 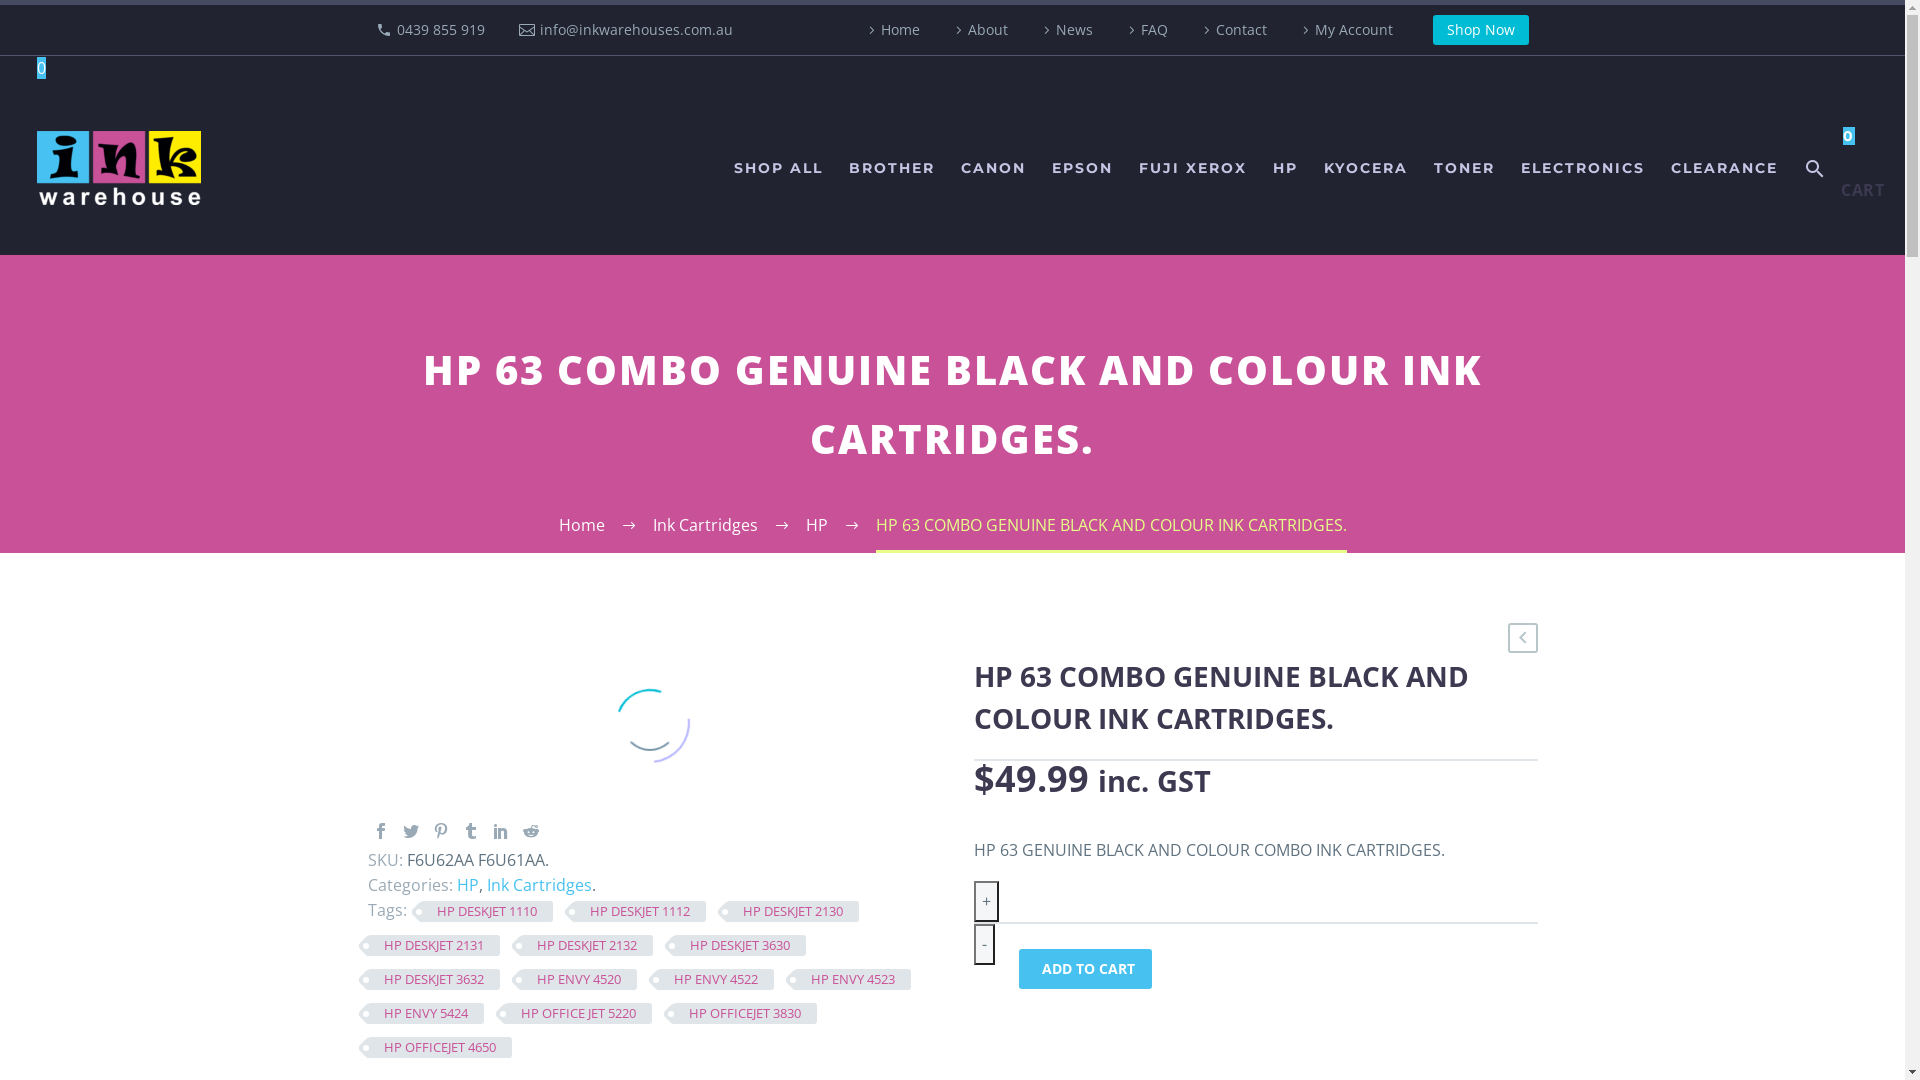 What do you see at coordinates (440, 29) in the screenshot?
I see `'0439 855 919'` at bounding box center [440, 29].